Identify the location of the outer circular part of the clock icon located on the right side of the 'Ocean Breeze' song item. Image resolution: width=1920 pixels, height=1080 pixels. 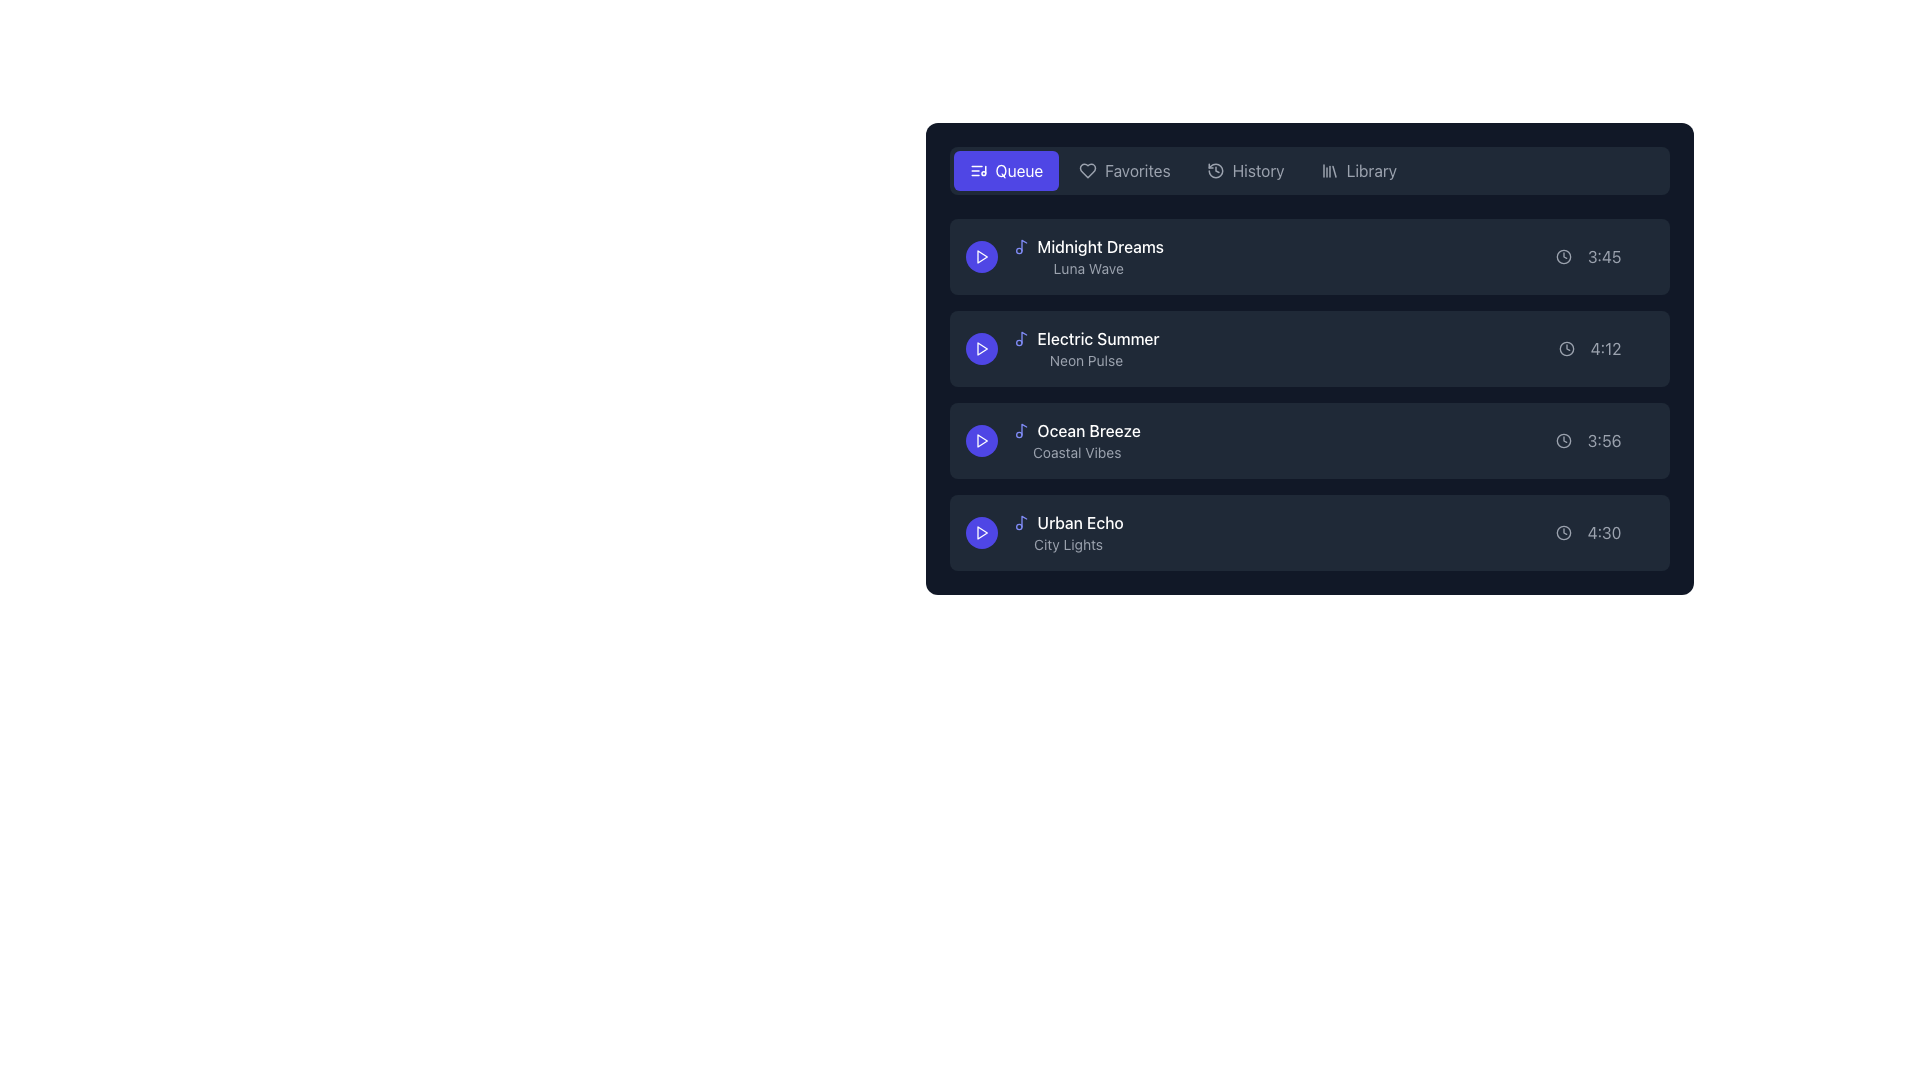
(1562, 439).